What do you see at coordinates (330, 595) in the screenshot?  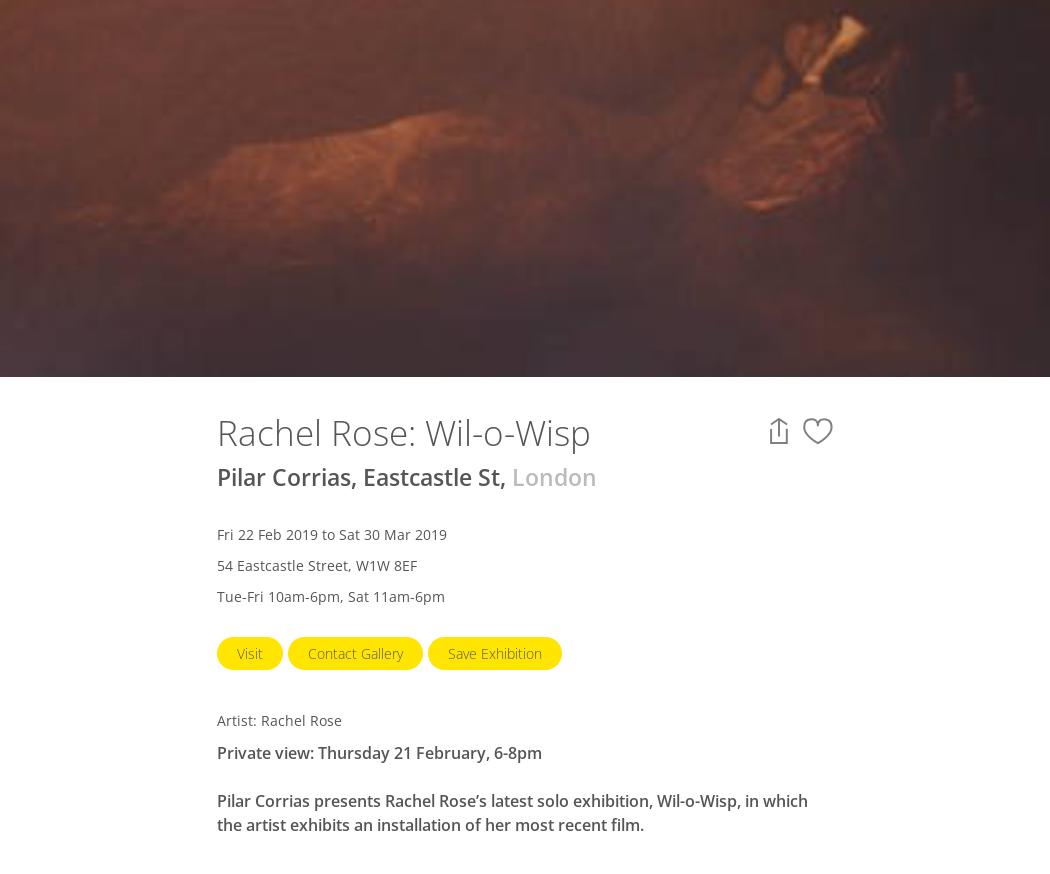 I see `'Tue-Fri 10am-6pm, Sat 11am-6pm'` at bounding box center [330, 595].